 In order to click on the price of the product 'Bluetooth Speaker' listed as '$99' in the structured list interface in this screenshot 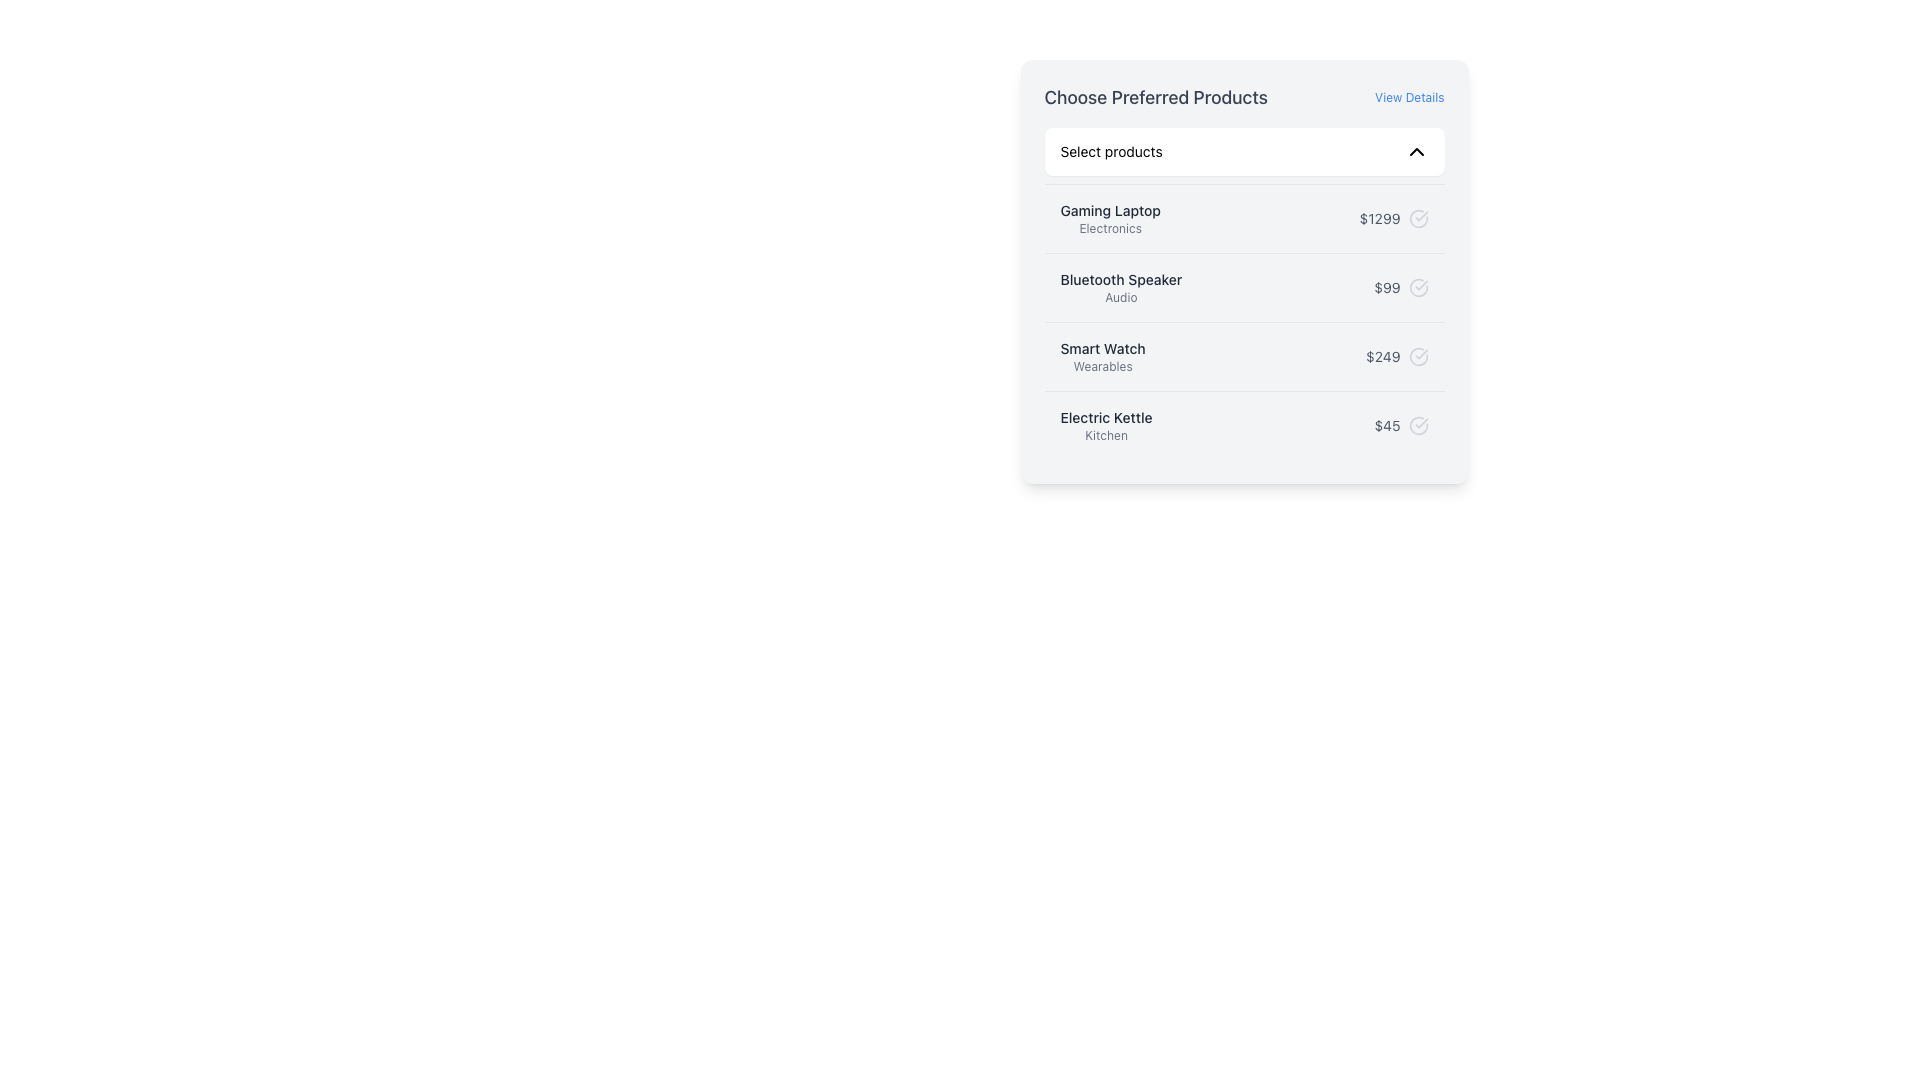, I will do `click(1243, 287)`.